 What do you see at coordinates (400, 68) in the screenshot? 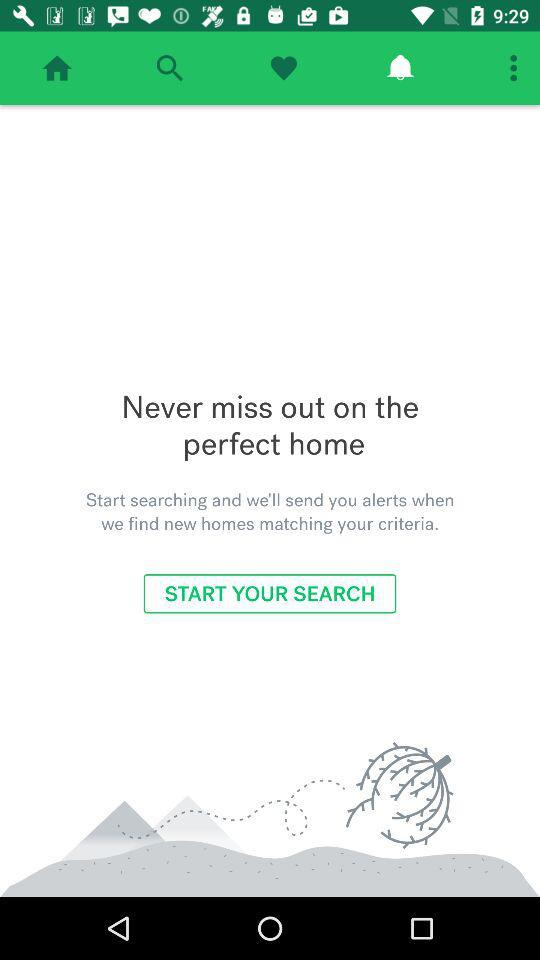
I see `check notifications` at bounding box center [400, 68].